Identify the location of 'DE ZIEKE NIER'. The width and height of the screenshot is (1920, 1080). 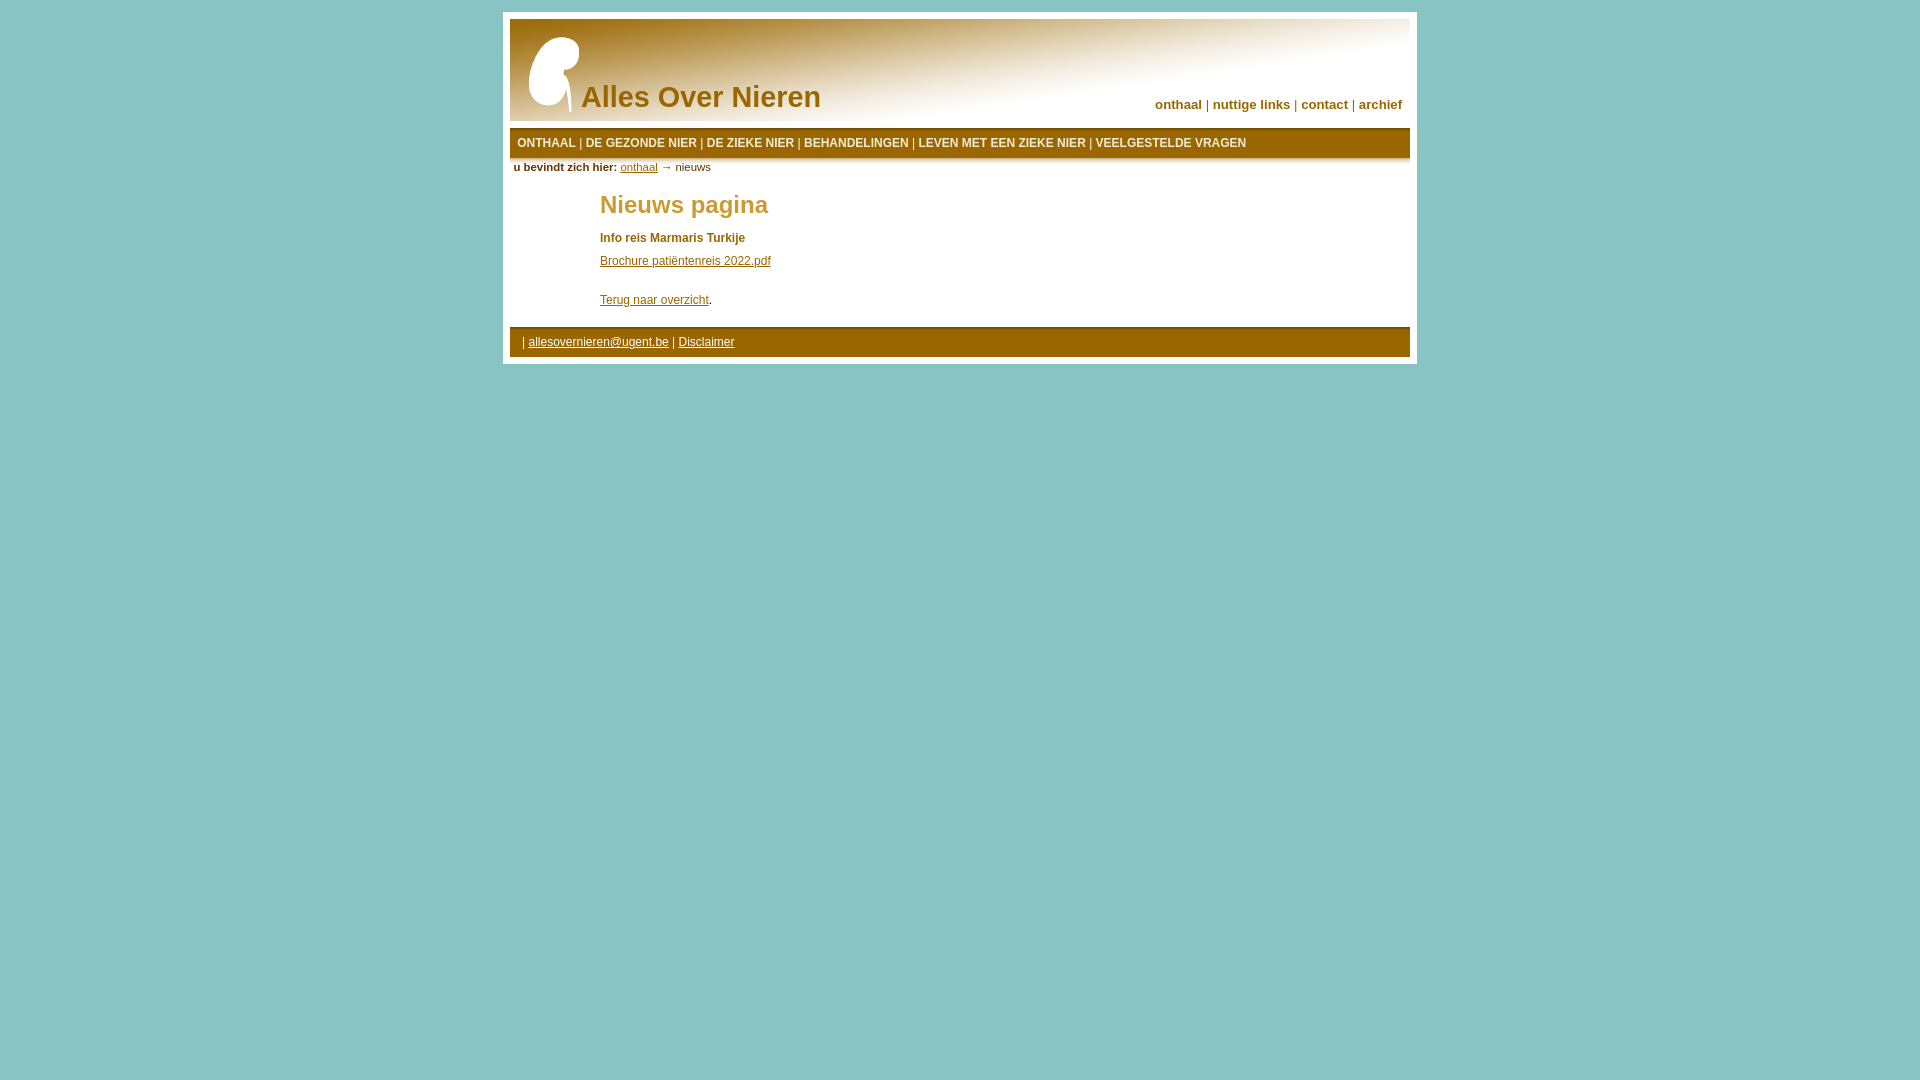
(749, 142).